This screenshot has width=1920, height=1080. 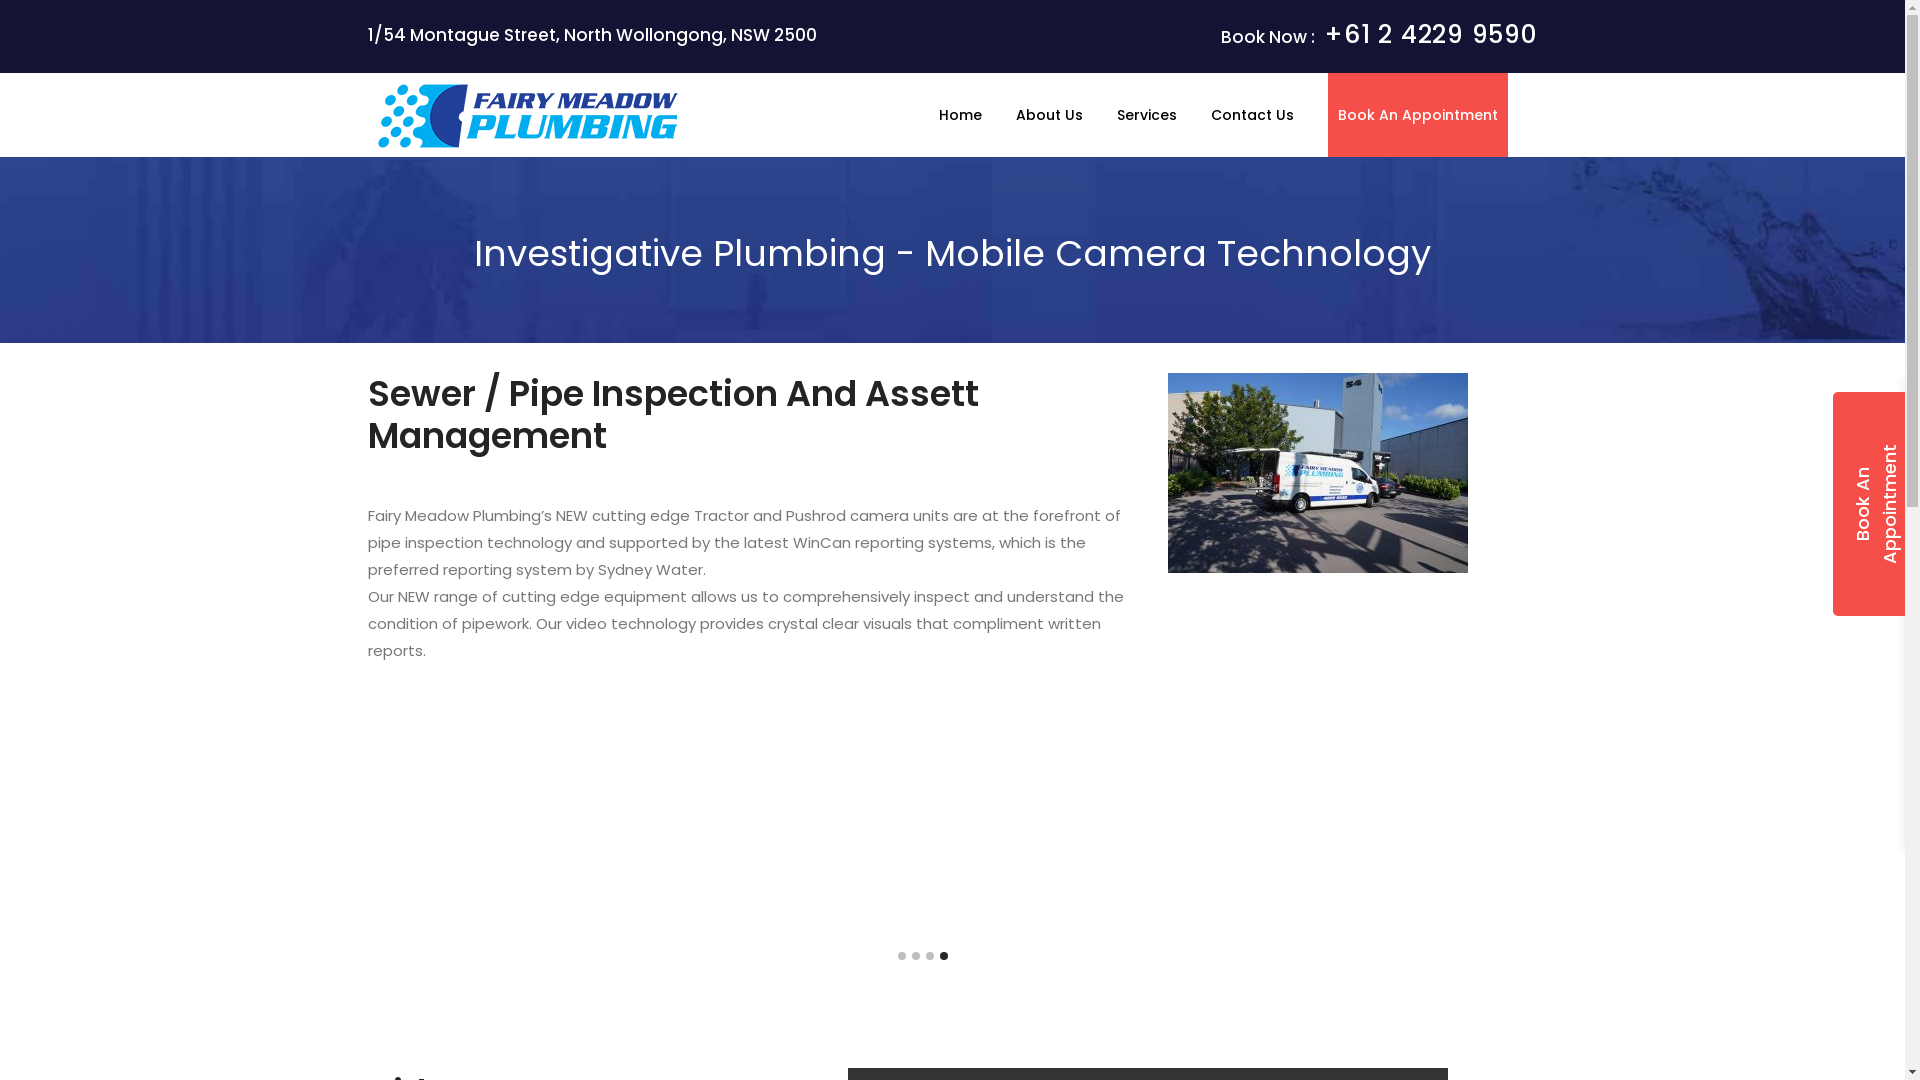 I want to click on 'About Us', so click(x=1048, y=115).